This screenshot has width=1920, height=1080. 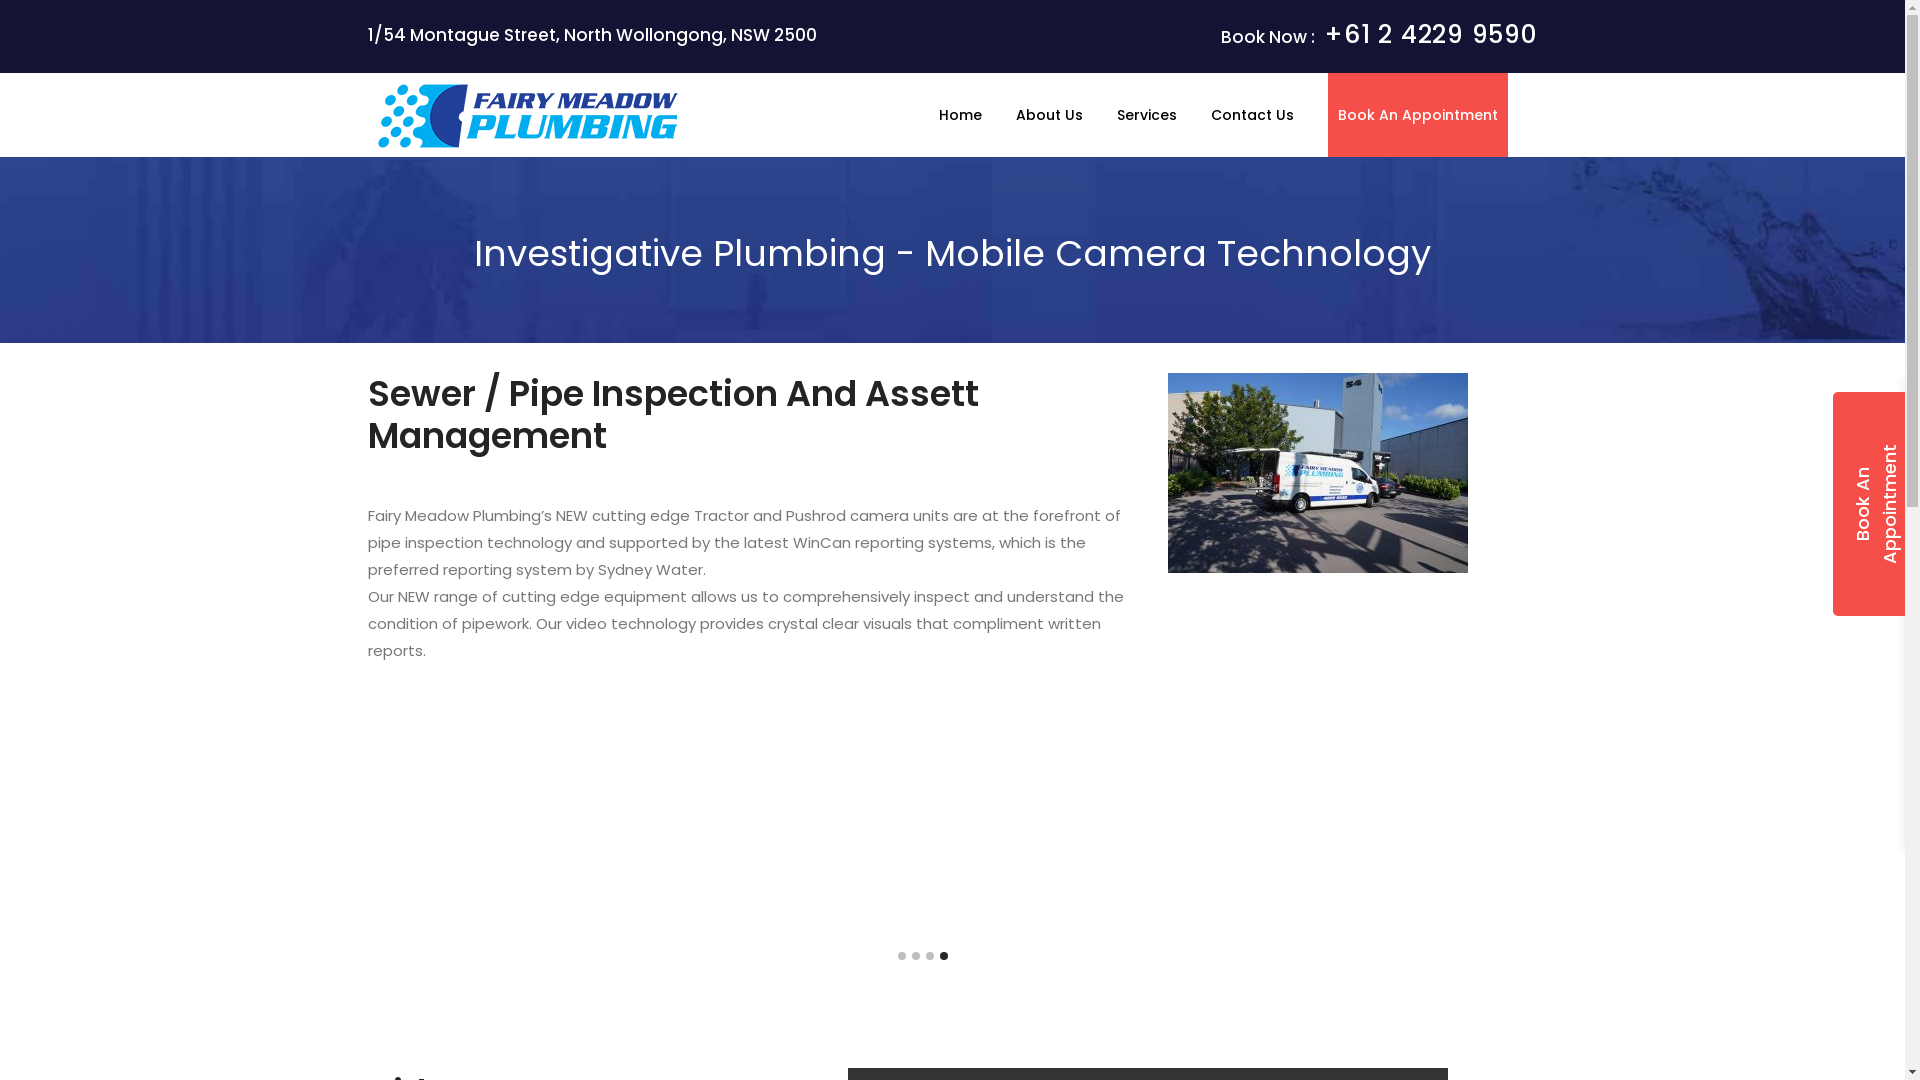 I want to click on 'About Us', so click(x=1048, y=115).